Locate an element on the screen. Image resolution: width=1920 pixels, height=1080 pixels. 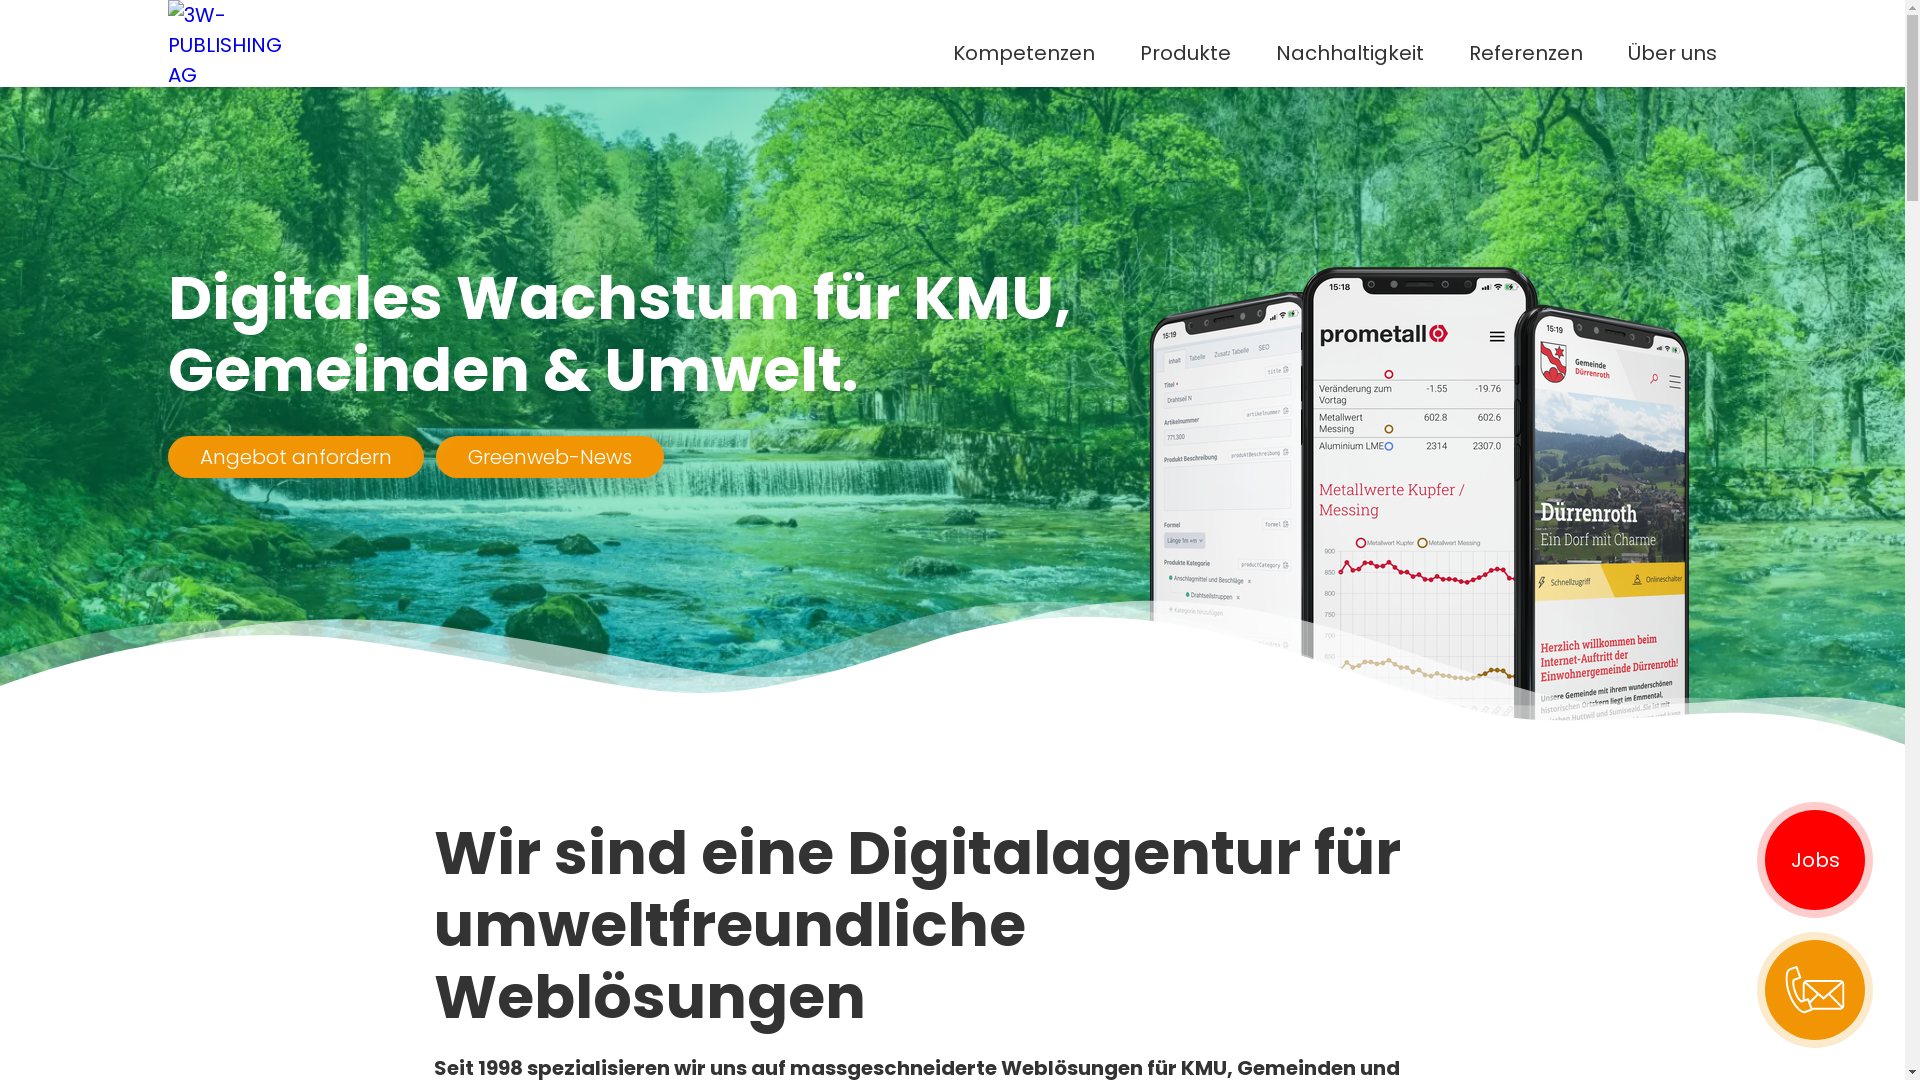
'Nachhaltigkeit' is located at coordinates (1349, 52).